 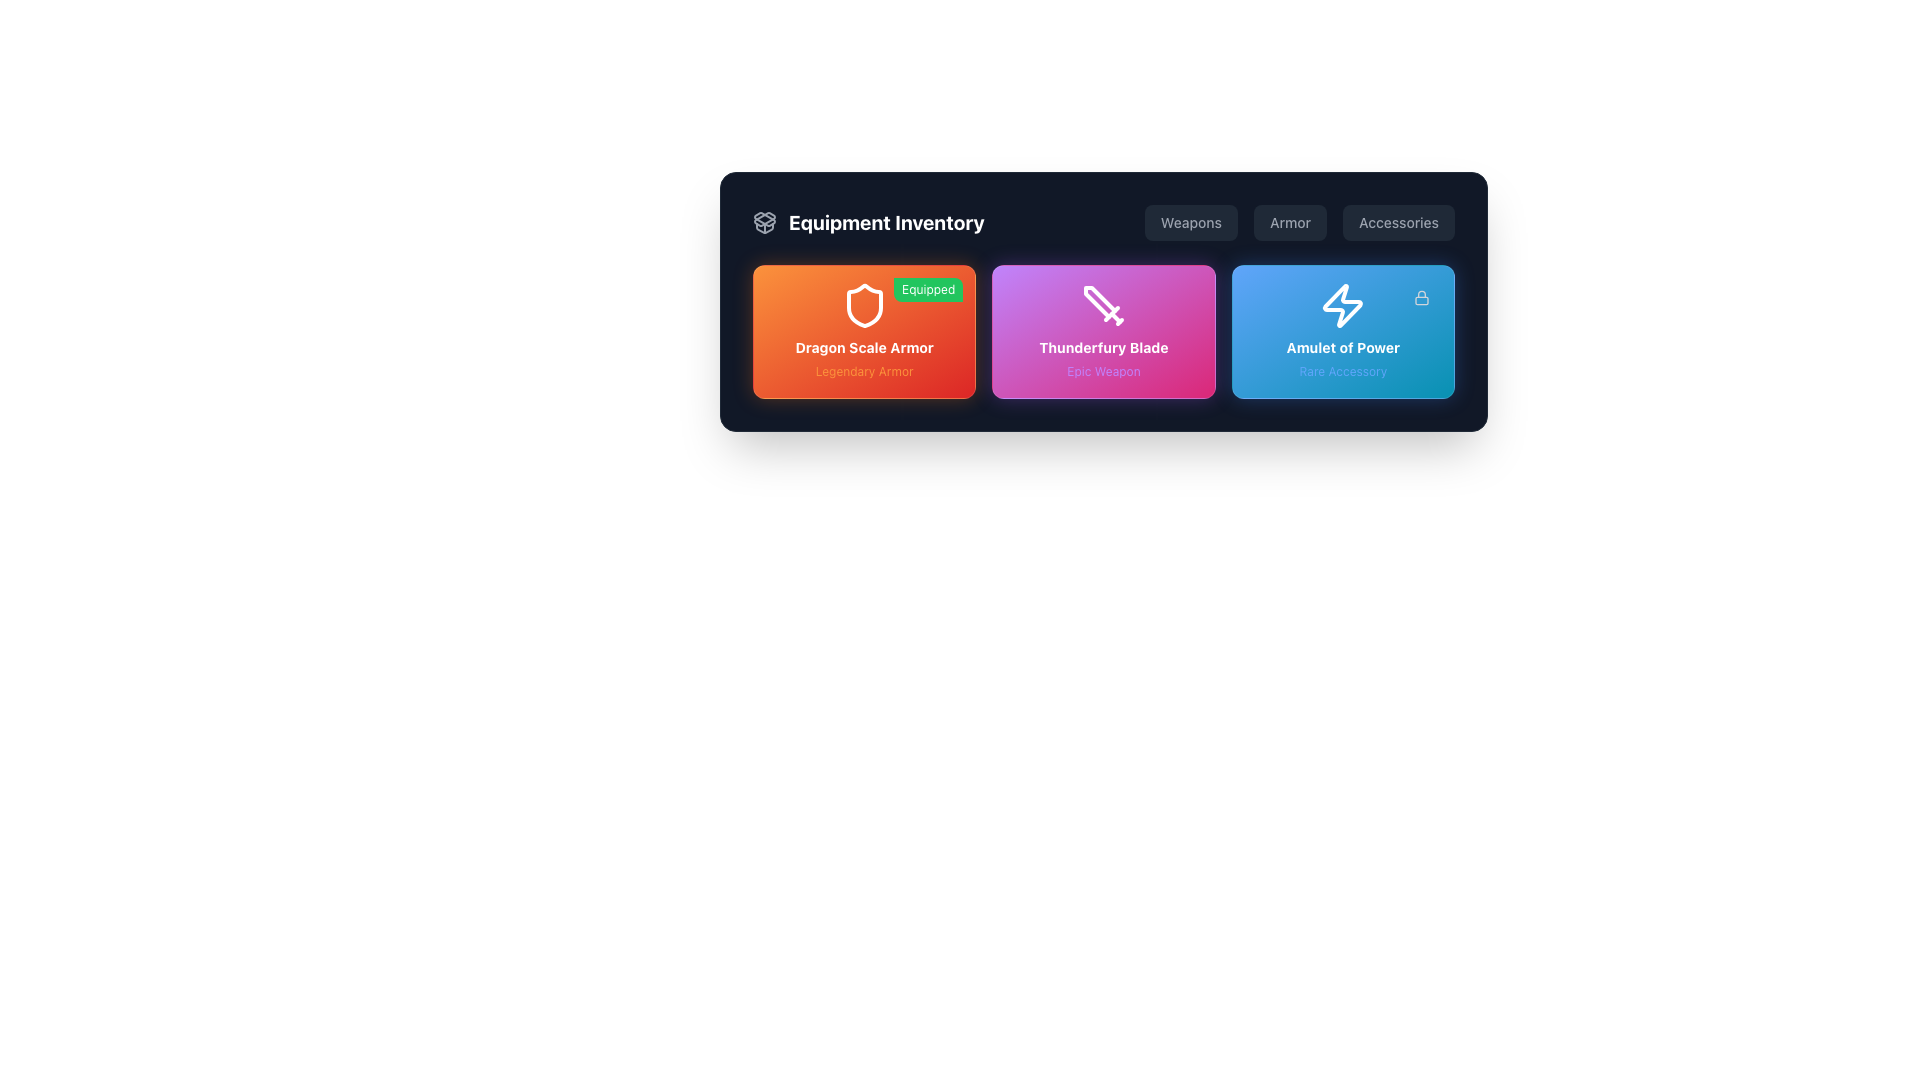 I want to click on the Text Label that classifies 'Dragon Scale Armor' as 'Legendary Armor', located at the bottom of the card beneath the title, so click(x=864, y=371).